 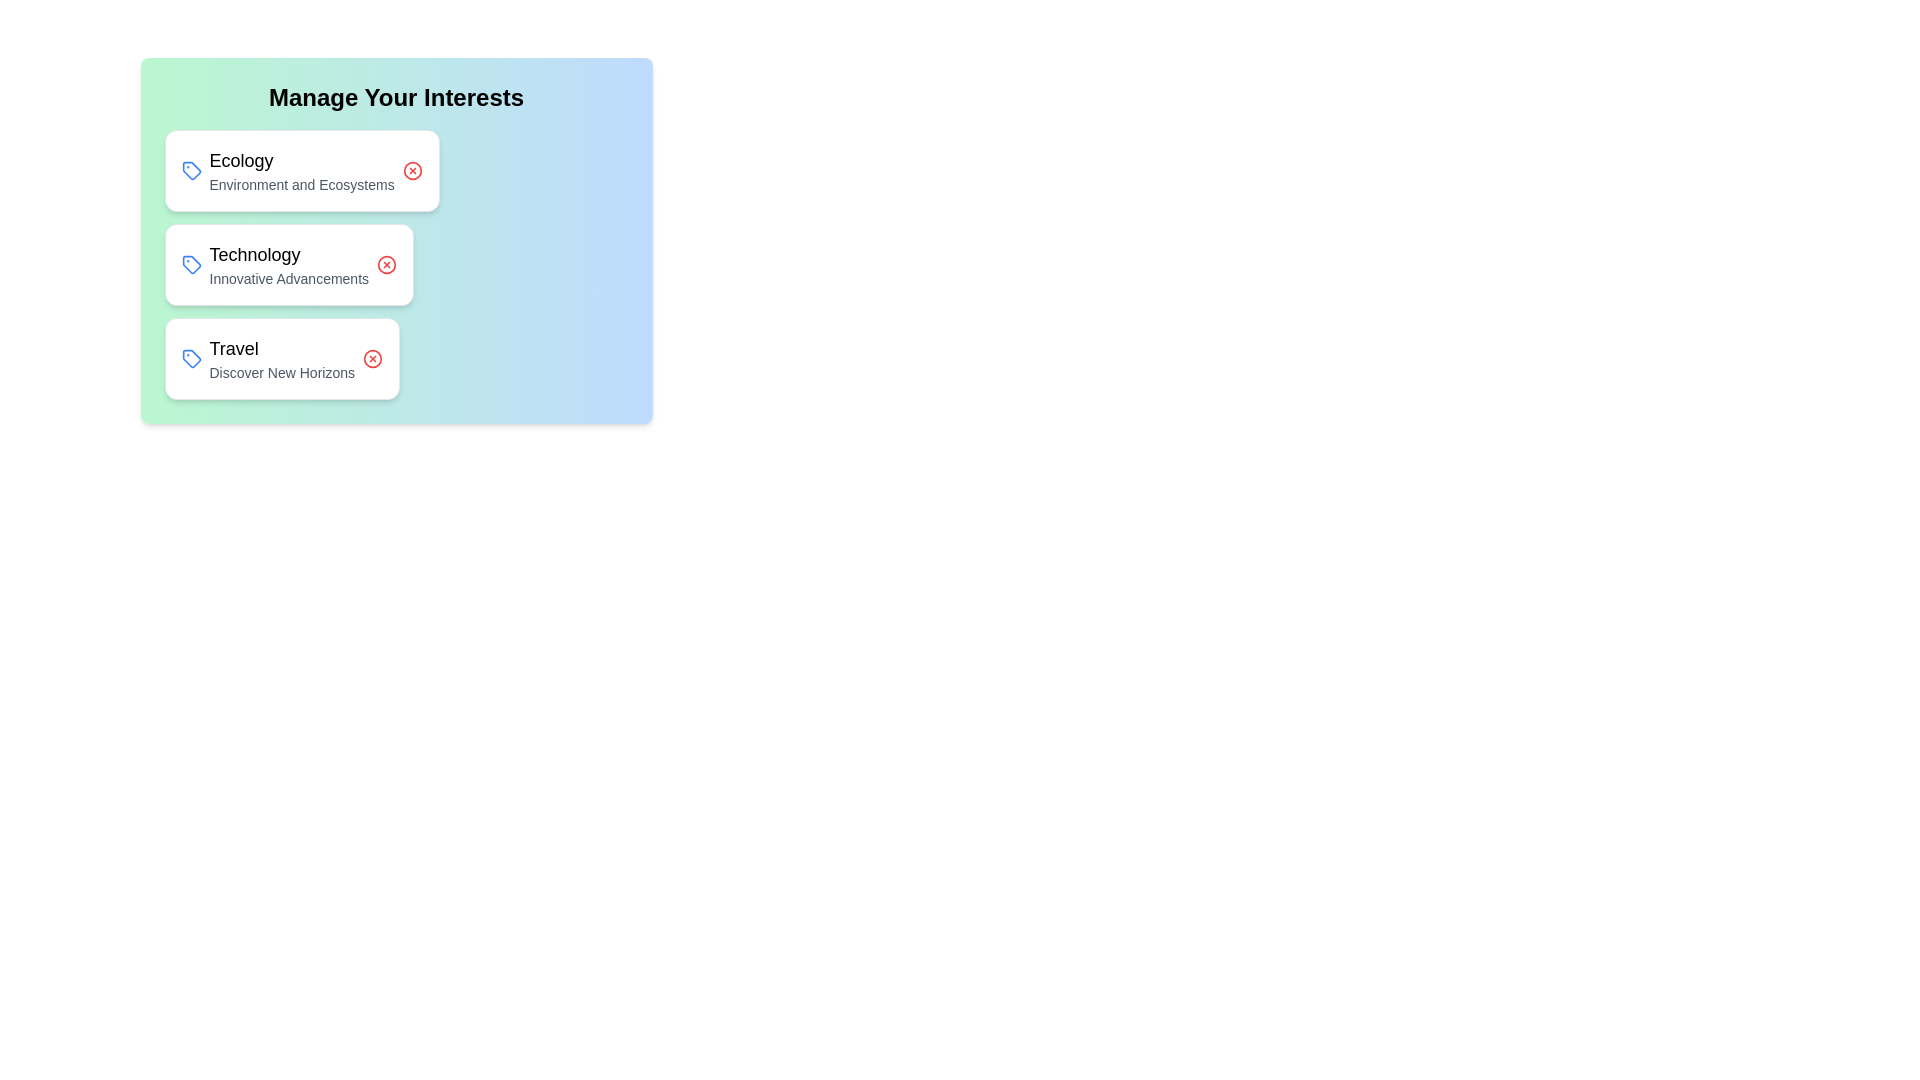 What do you see at coordinates (281, 357) in the screenshot?
I see `the chip labeled Travel to observe the hover effect` at bounding box center [281, 357].